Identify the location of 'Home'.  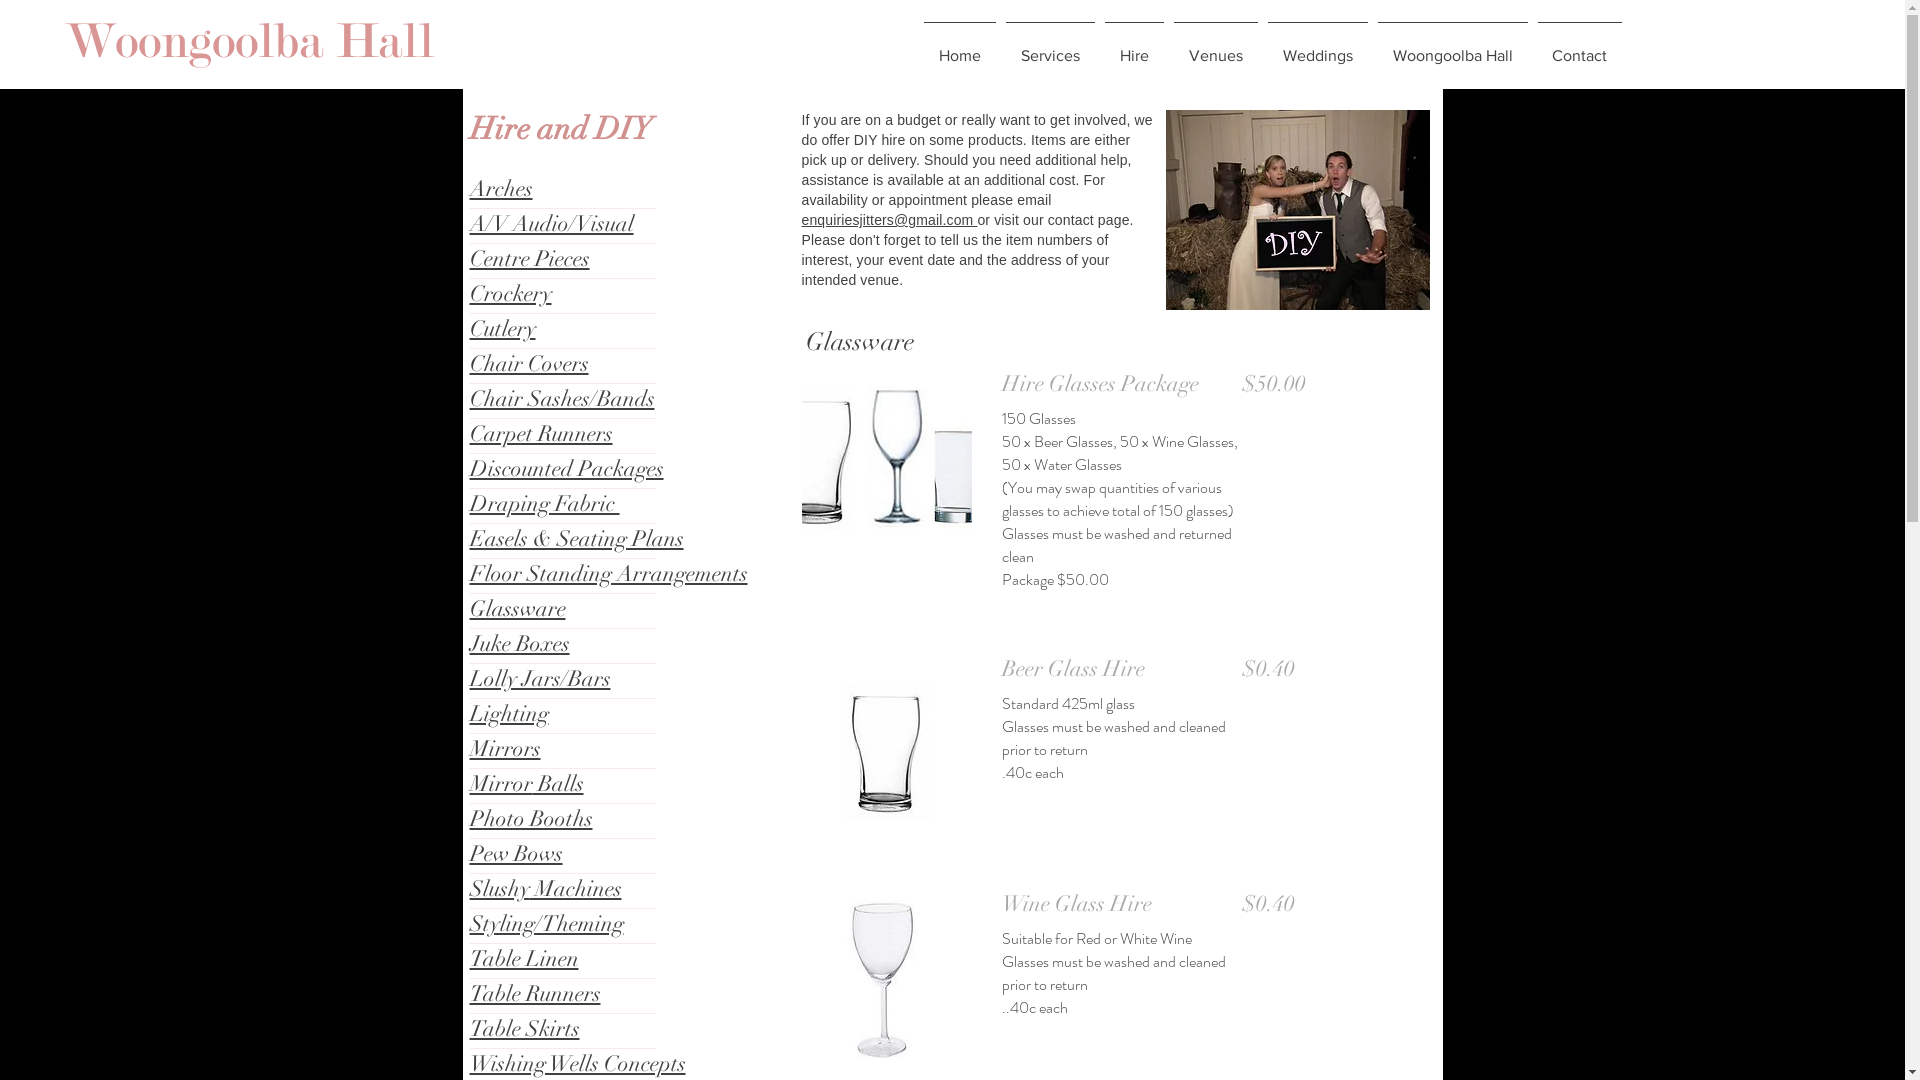
(958, 45).